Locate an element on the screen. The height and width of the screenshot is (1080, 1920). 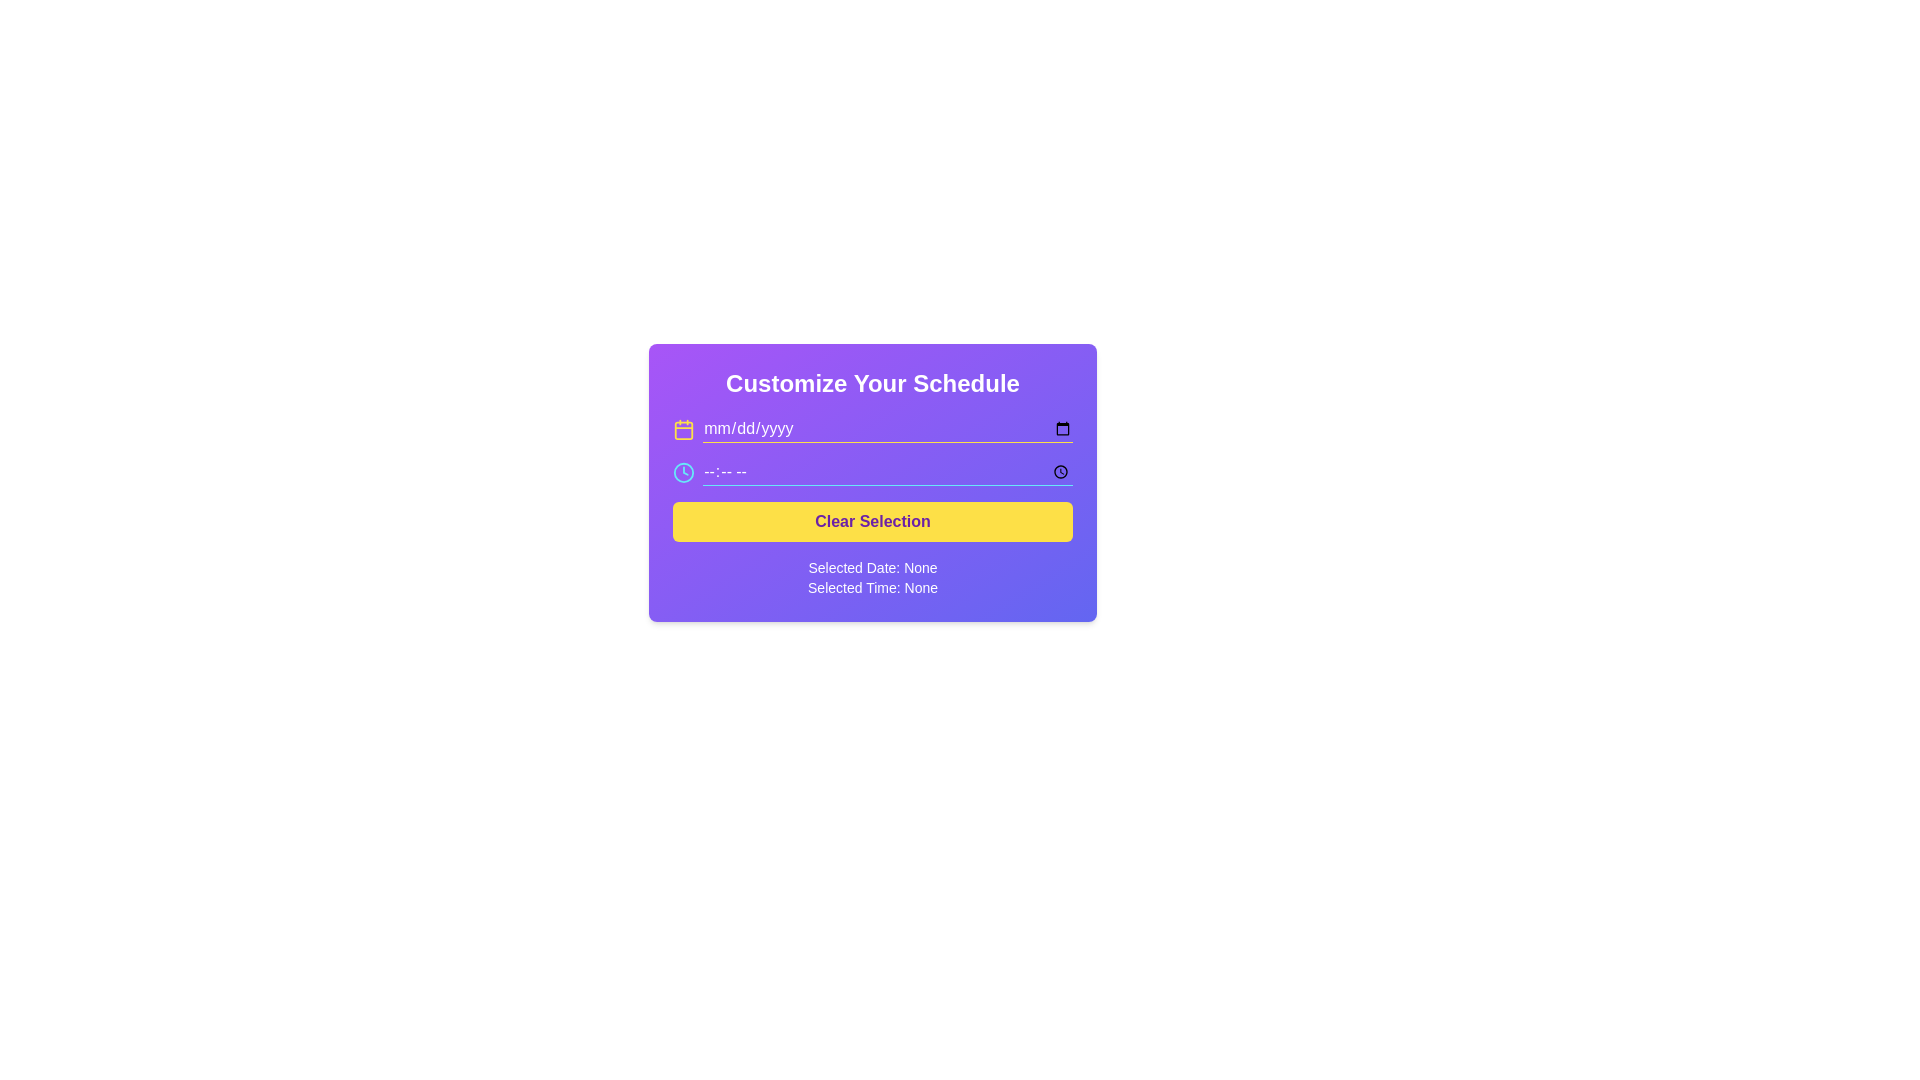
the Time input field, which is positioned below the date input field and above the 'Clear Selection' button is located at coordinates (873, 471).